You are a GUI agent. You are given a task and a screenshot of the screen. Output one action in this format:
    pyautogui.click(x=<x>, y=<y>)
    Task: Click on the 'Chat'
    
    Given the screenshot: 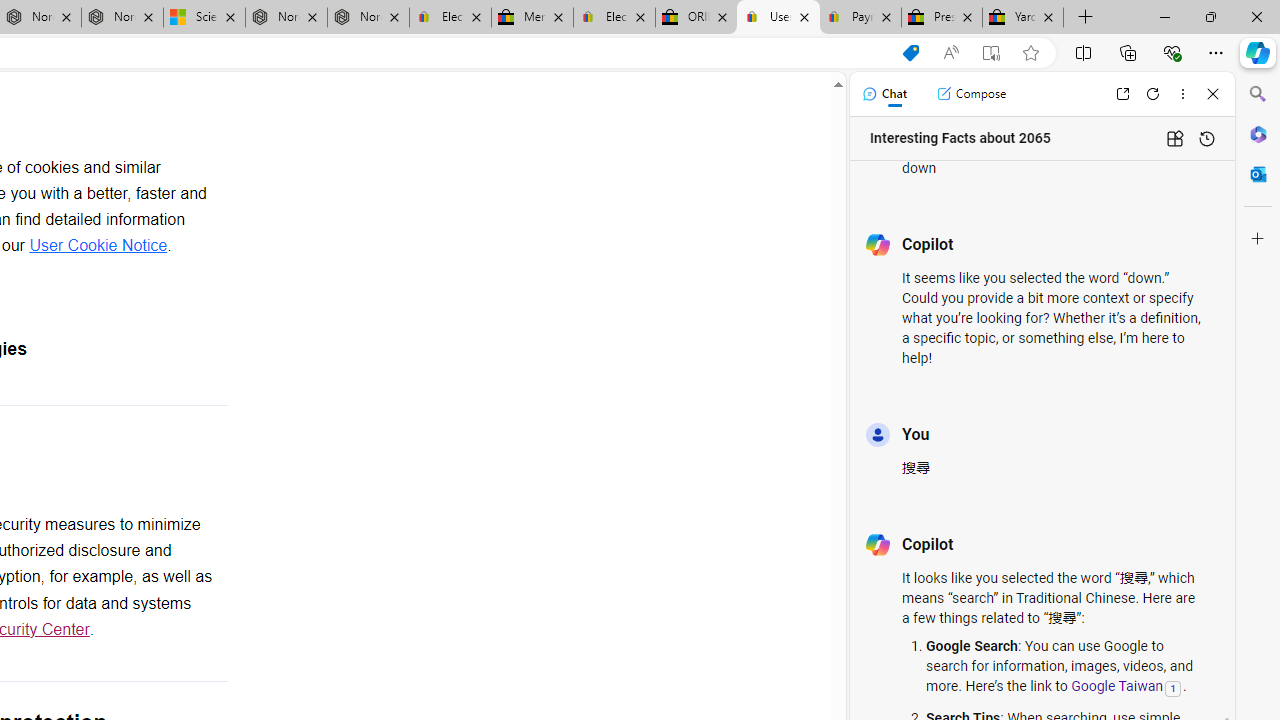 What is the action you would take?
    pyautogui.click(x=883, y=93)
    